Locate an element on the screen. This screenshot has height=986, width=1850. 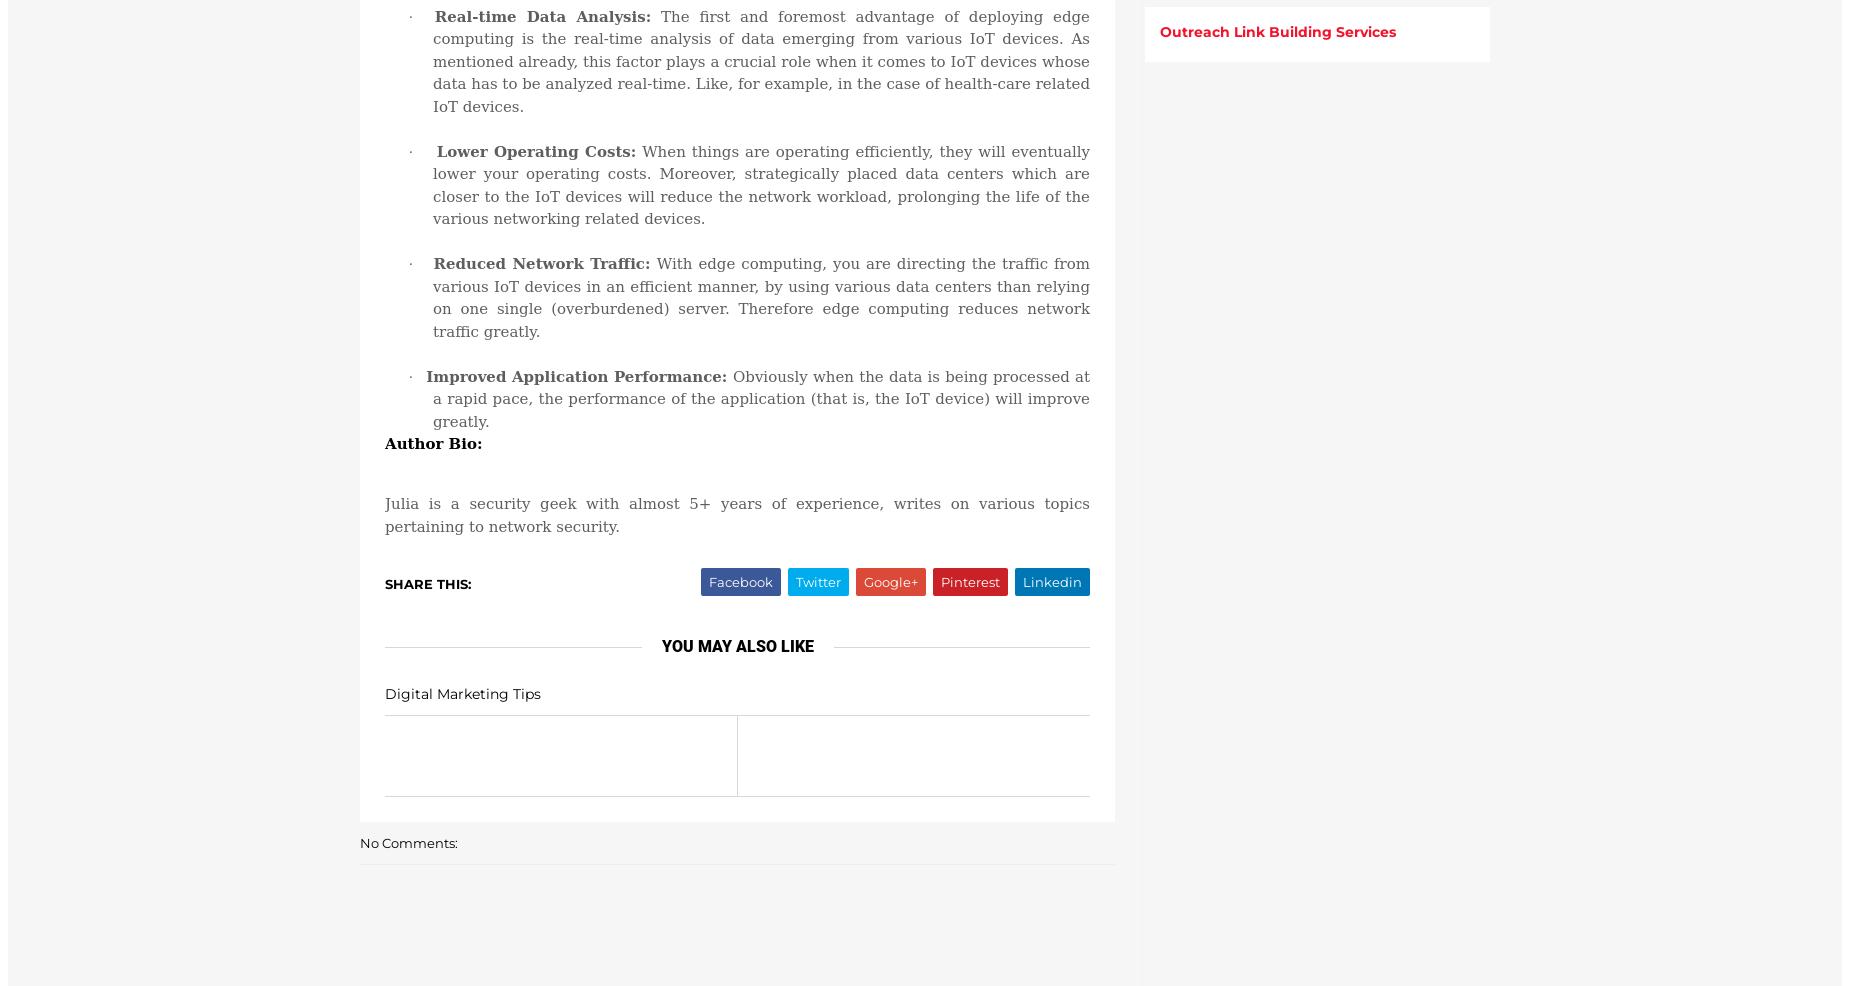
'Facebook' is located at coordinates (740, 582).